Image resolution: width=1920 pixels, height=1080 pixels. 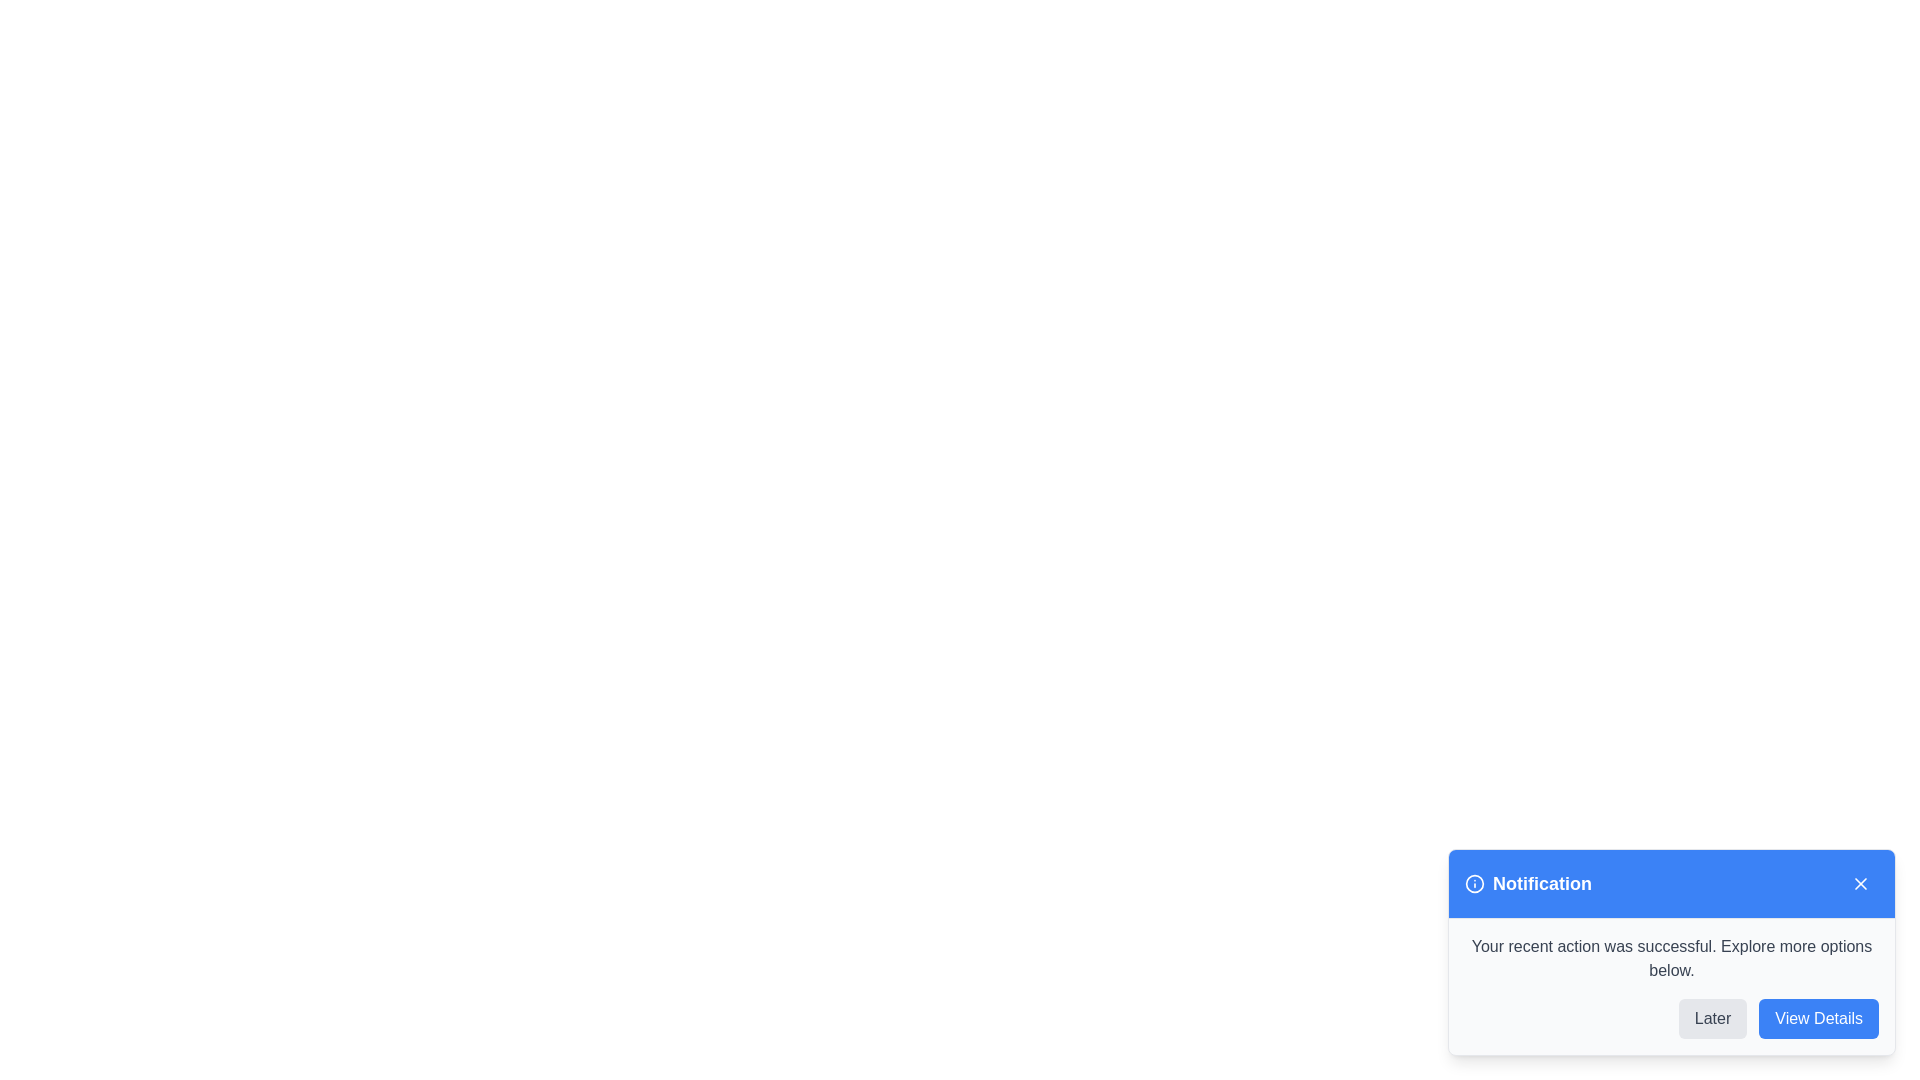 What do you see at coordinates (1541, 882) in the screenshot?
I see `the blue notification label at the top of the pop-up that indicates the purpose of the notification message` at bounding box center [1541, 882].